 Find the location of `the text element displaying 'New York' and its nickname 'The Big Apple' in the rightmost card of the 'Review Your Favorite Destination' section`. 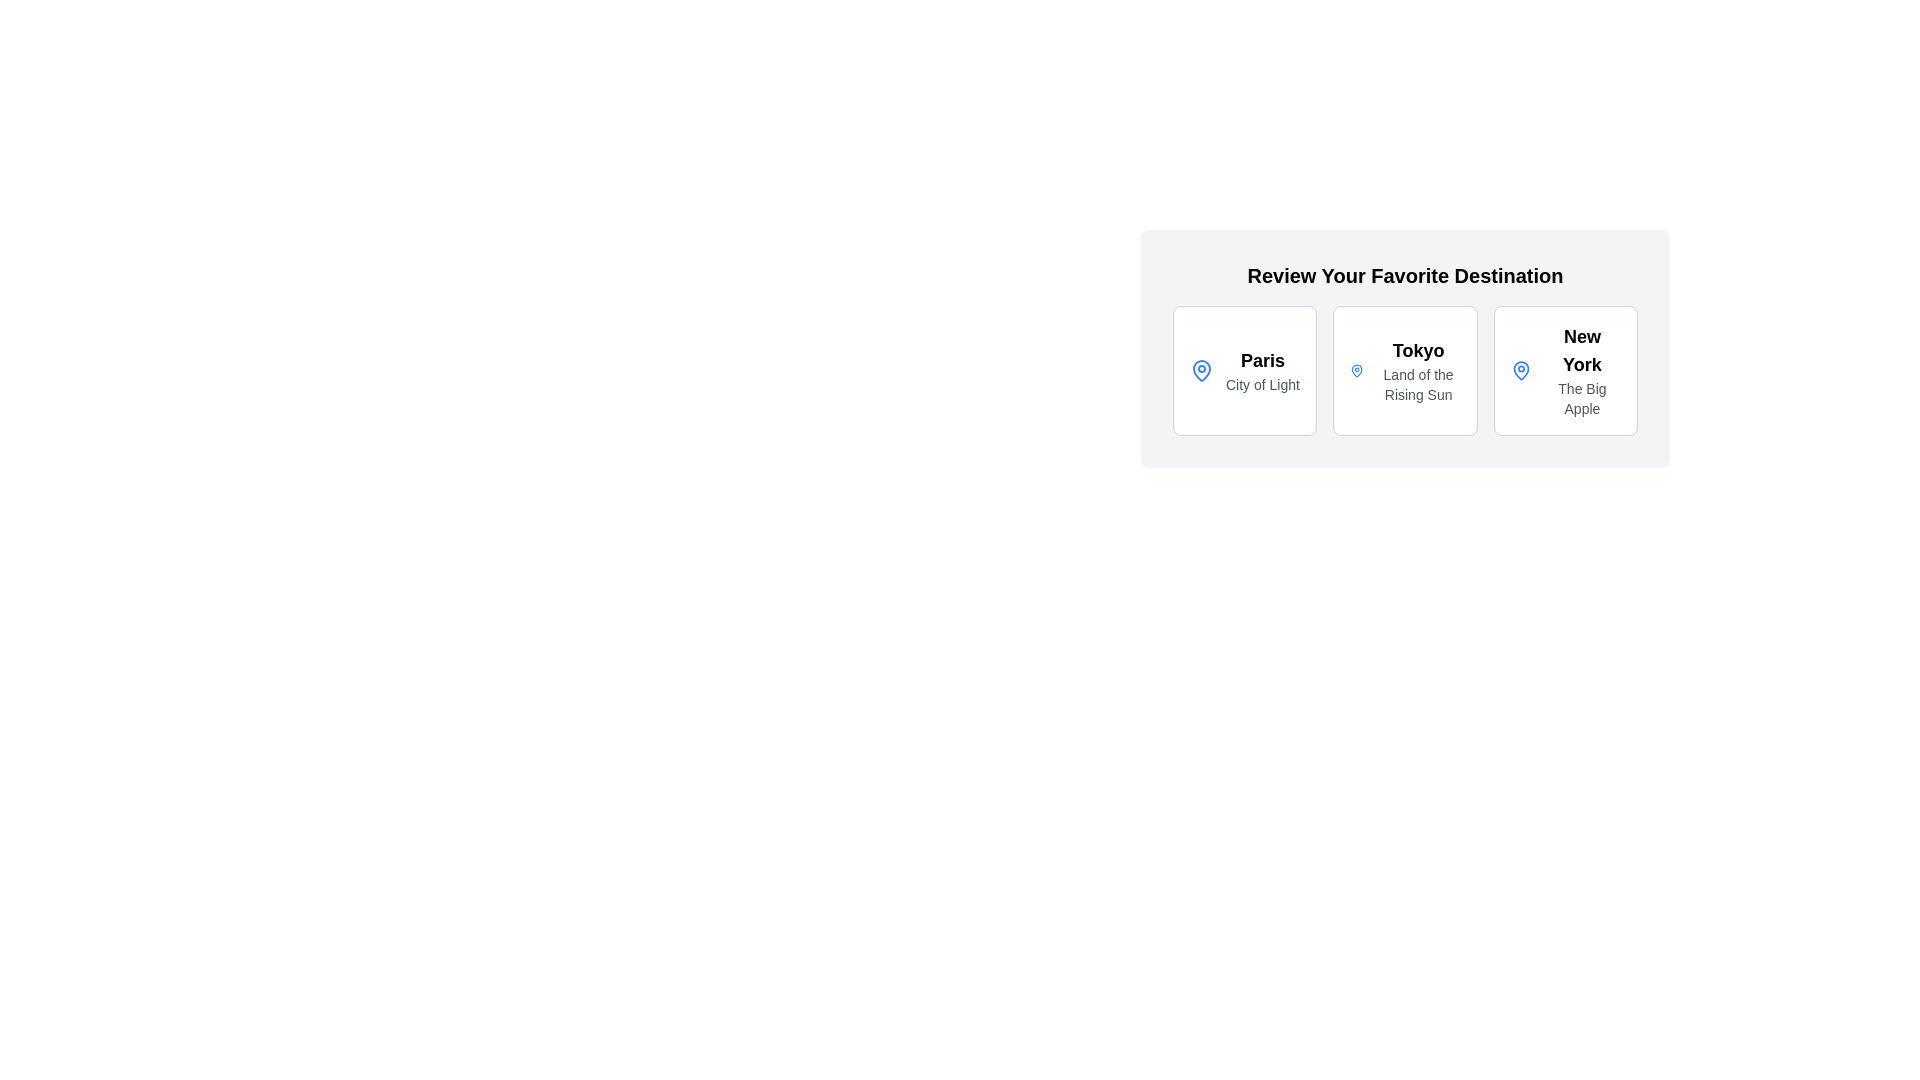

the text element displaying 'New York' and its nickname 'The Big Apple' in the rightmost card of the 'Review Your Favorite Destination' section is located at coordinates (1581, 370).